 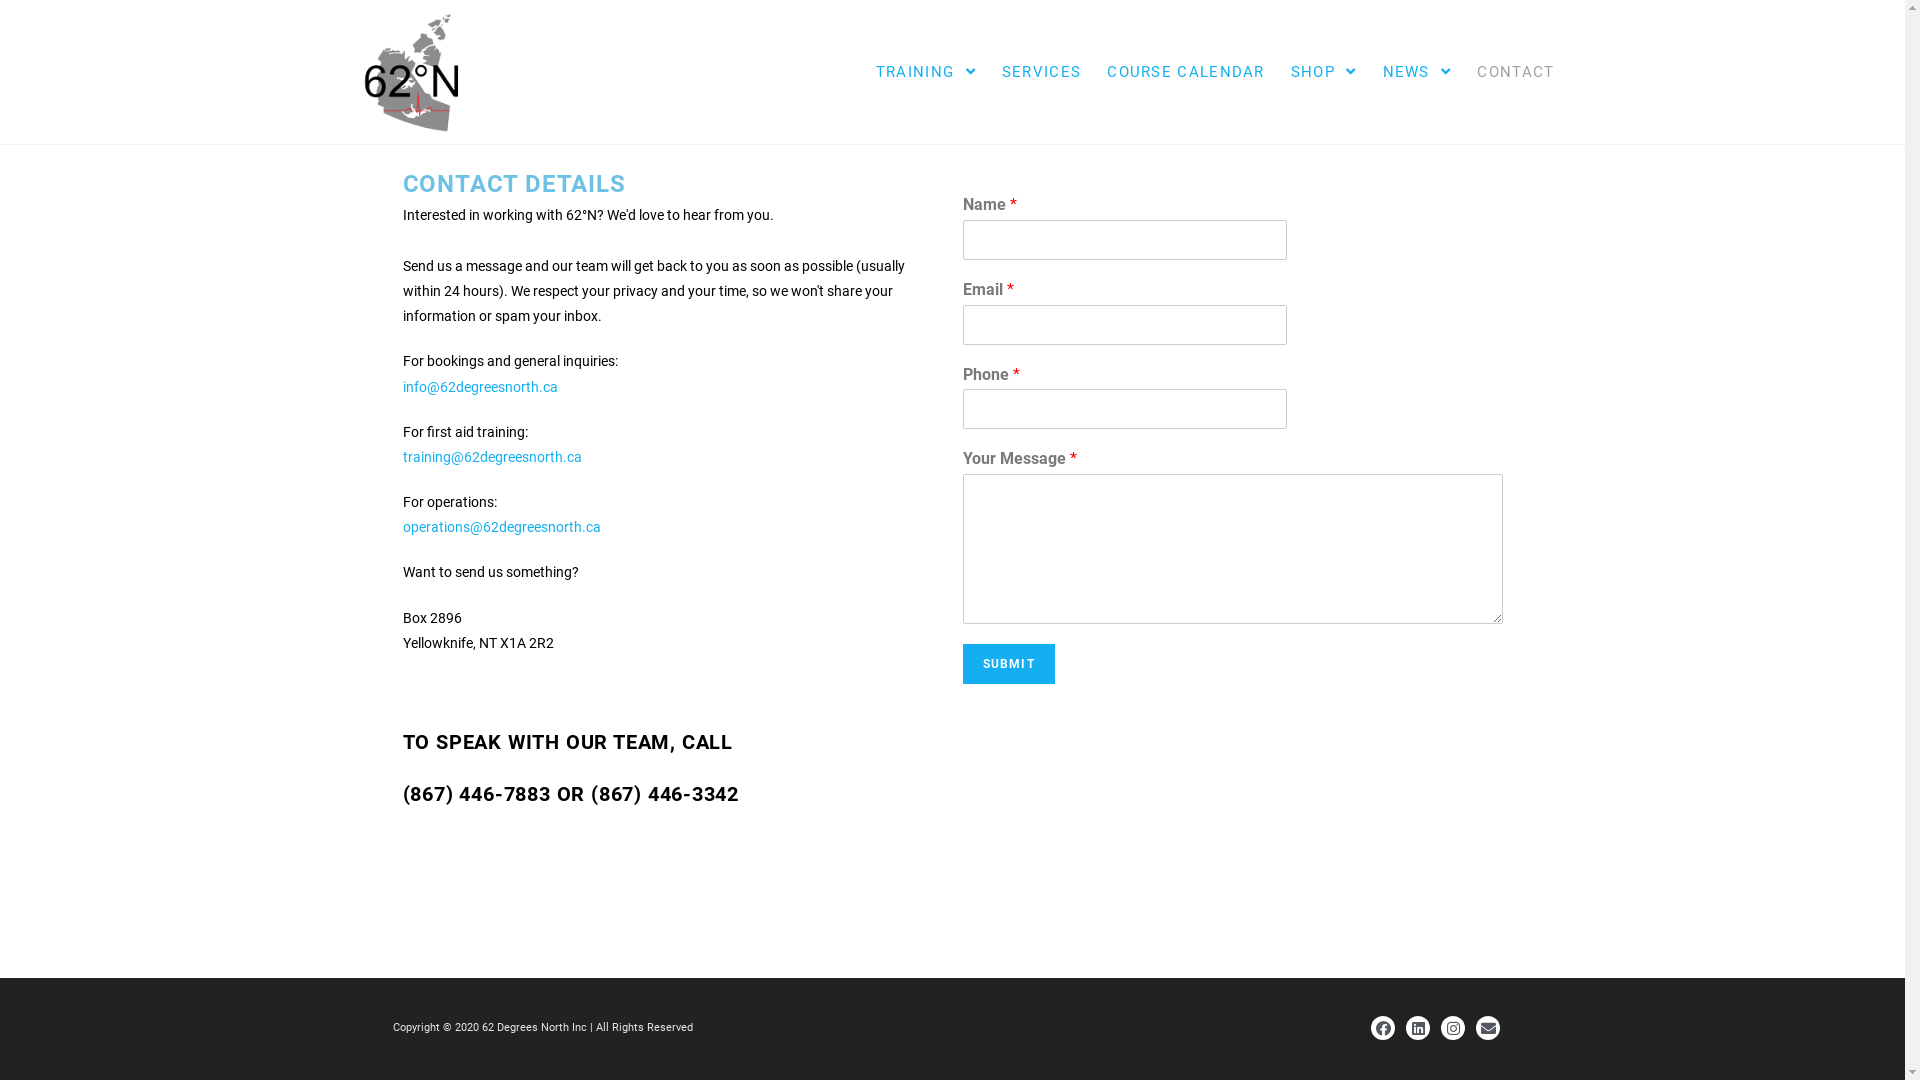 I want to click on 'TRAINING', so click(x=925, y=71).